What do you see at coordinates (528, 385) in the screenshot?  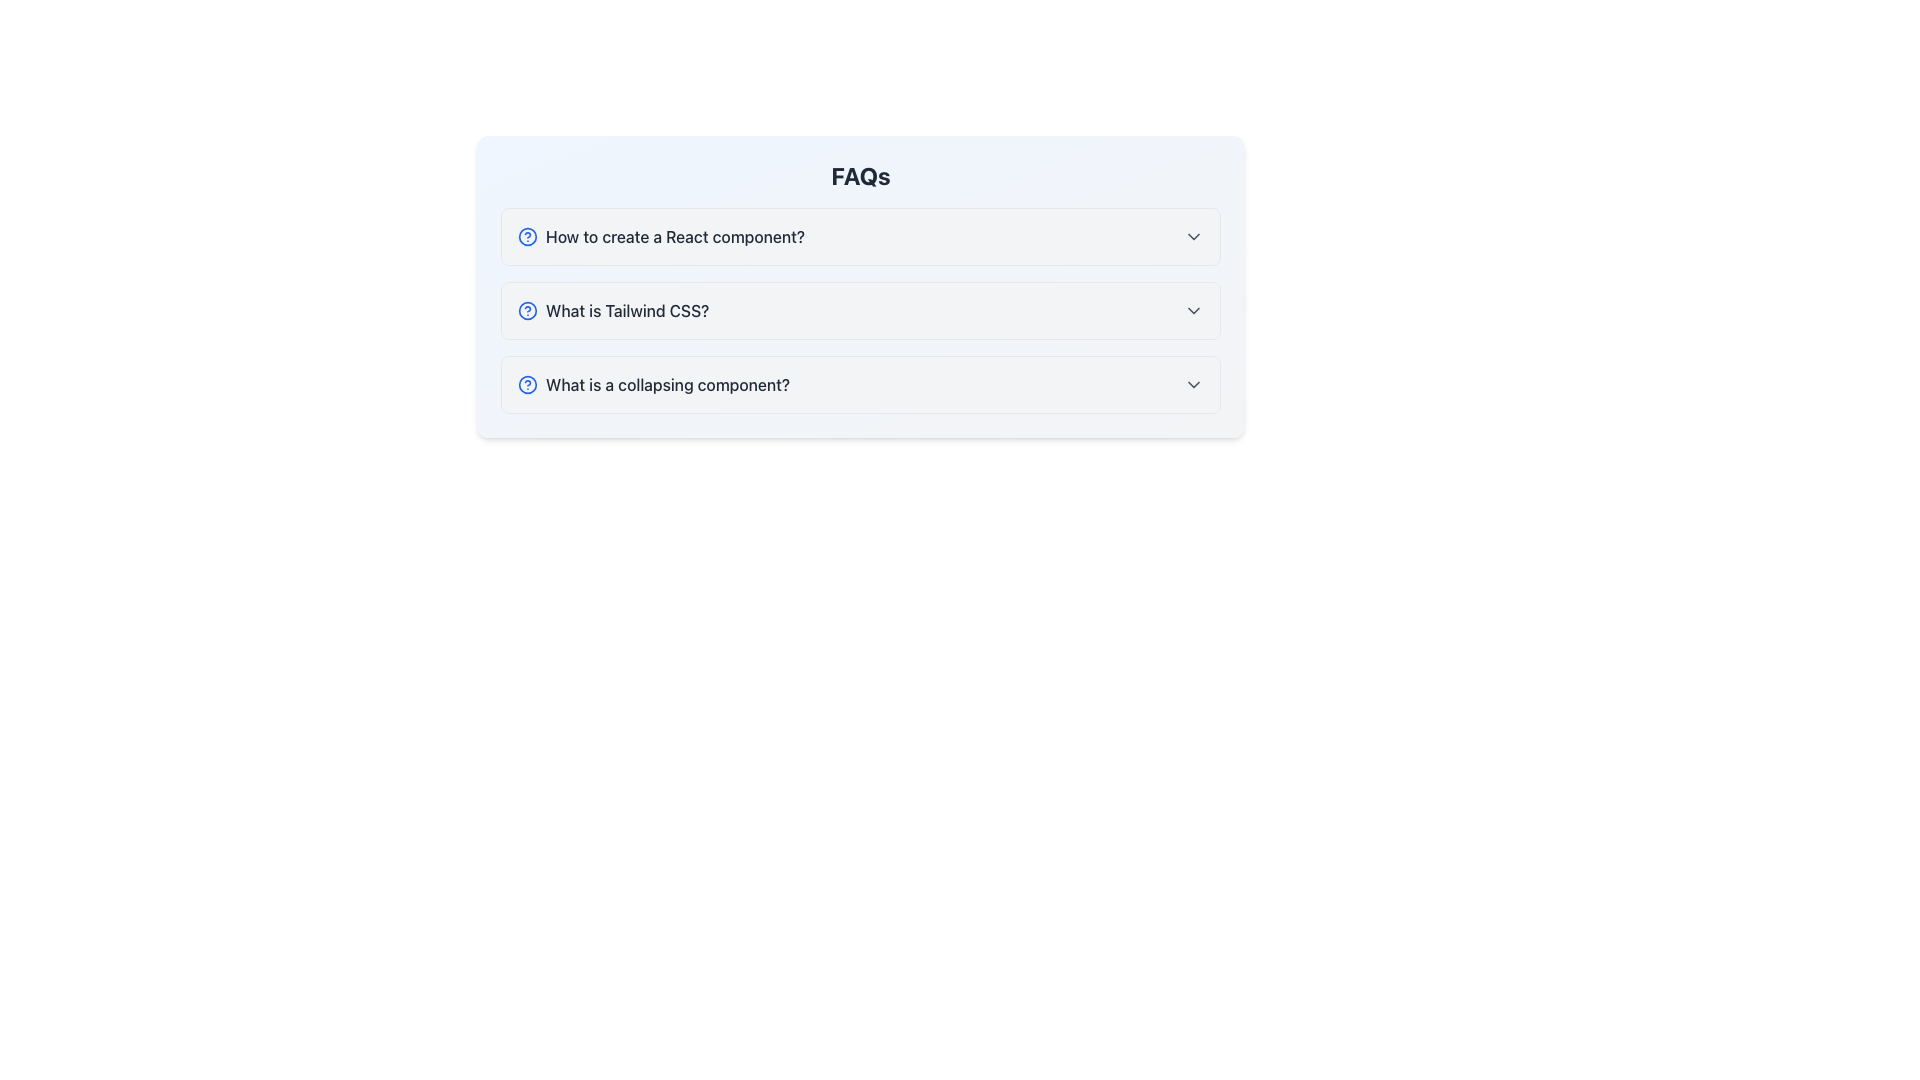 I see `the help icon indicating the question related to 'What is a collapsing component?' located at the start of the corresponding text entry in the FAQ list` at bounding box center [528, 385].